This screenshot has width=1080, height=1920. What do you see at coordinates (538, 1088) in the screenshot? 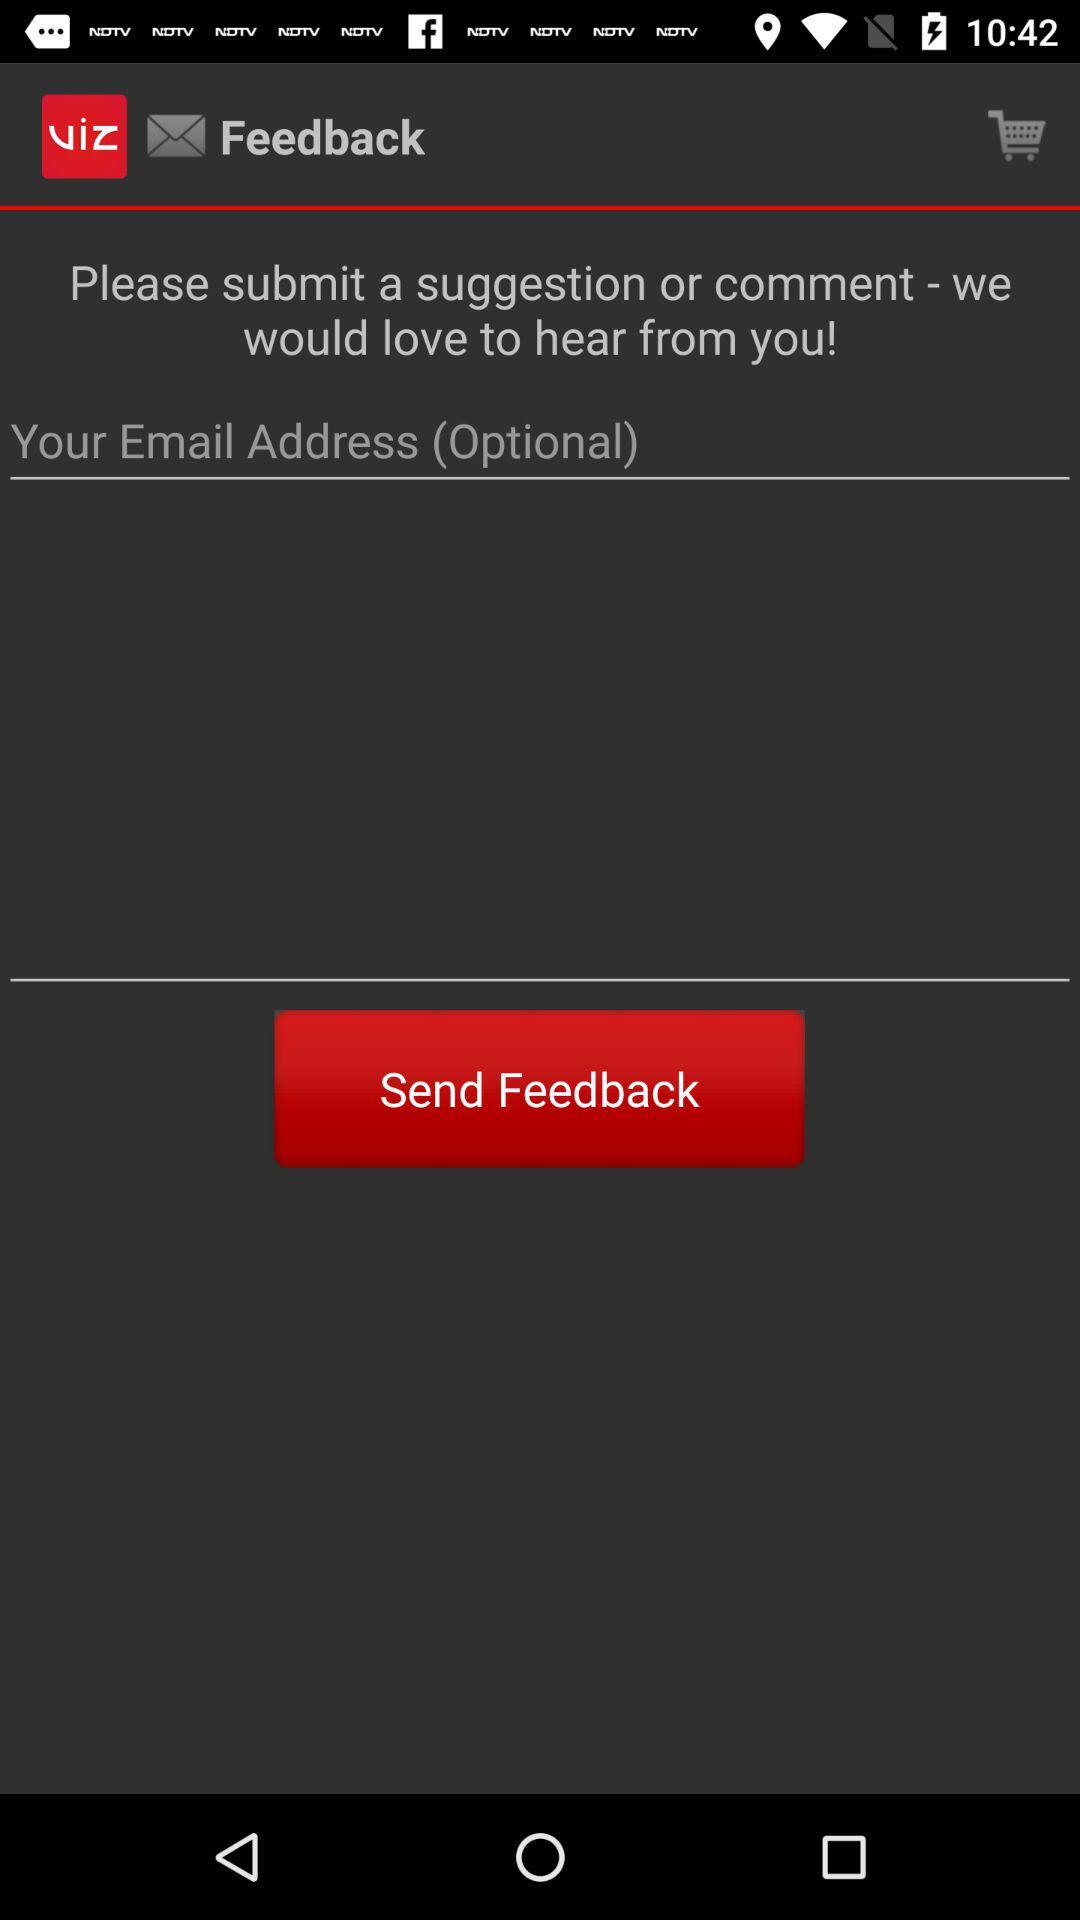
I see `the send feedback item` at bounding box center [538, 1088].